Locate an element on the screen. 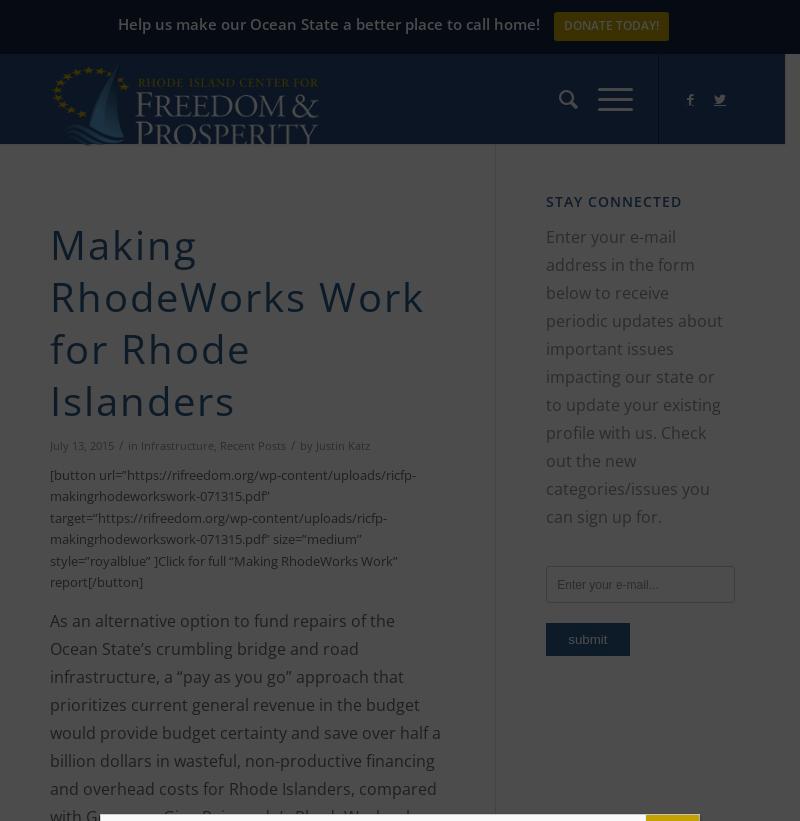 The height and width of the screenshot is (821, 800). 'Enter your e-mail address in the form below to receive periodic updates about important issues impacting our state or to update your existing profile with us. Check out the new categories/issues you can sign up for.' is located at coordinates (546, 375).